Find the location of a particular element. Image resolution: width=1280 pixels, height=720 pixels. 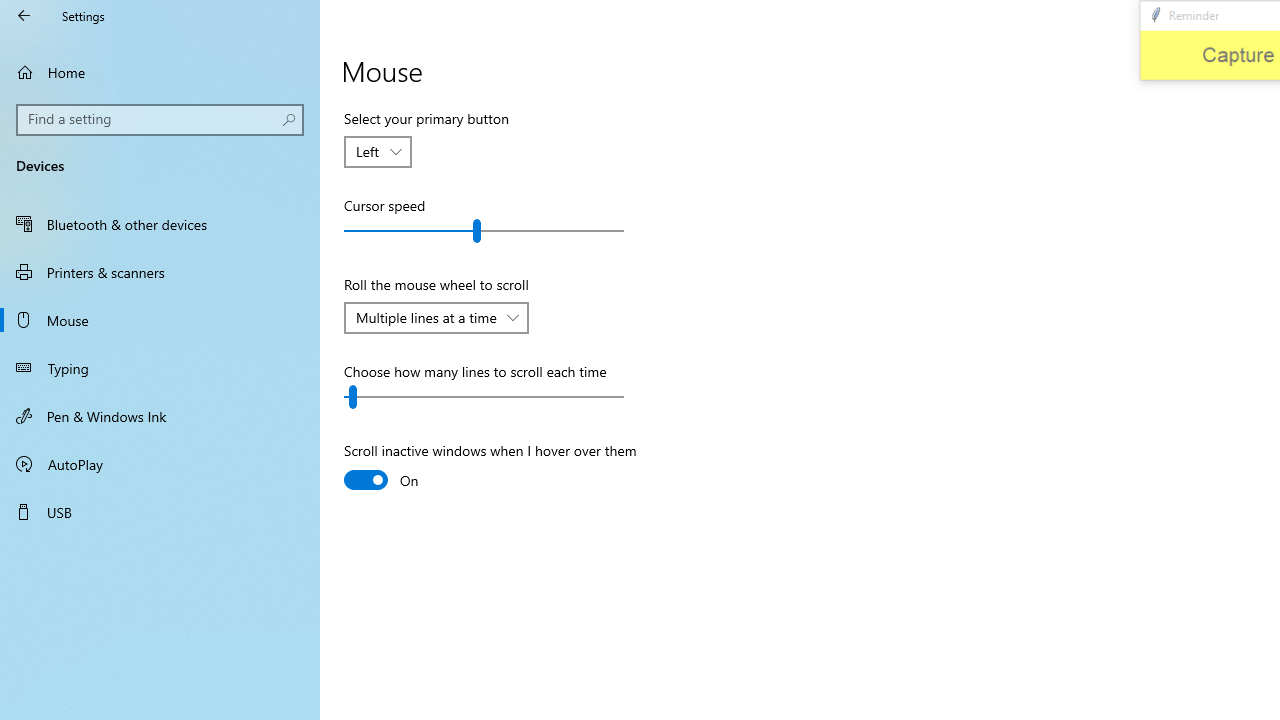

'AutoPlay' is located at coordinates (160, 464).